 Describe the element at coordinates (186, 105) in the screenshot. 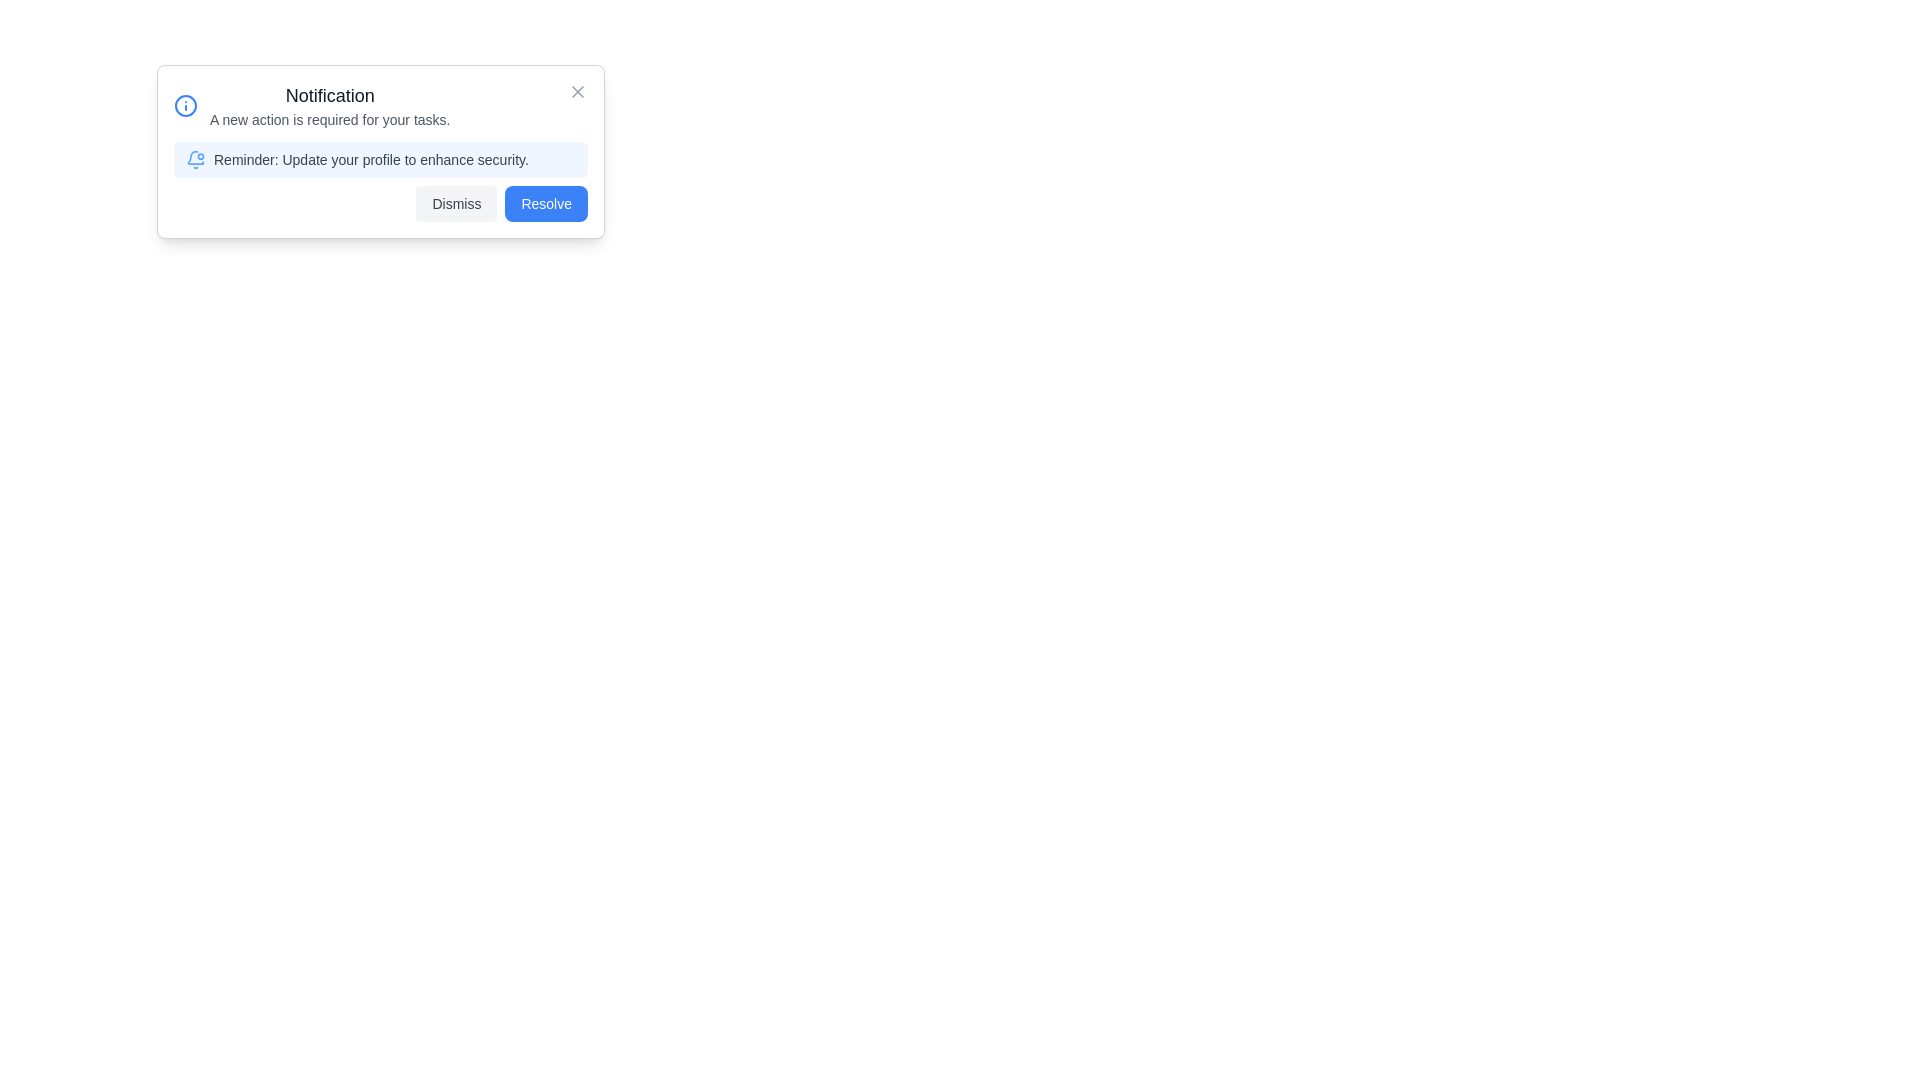

I see `the alert icon located at the top-left corner of the notification card, next to the 'Notification' title` at that location.